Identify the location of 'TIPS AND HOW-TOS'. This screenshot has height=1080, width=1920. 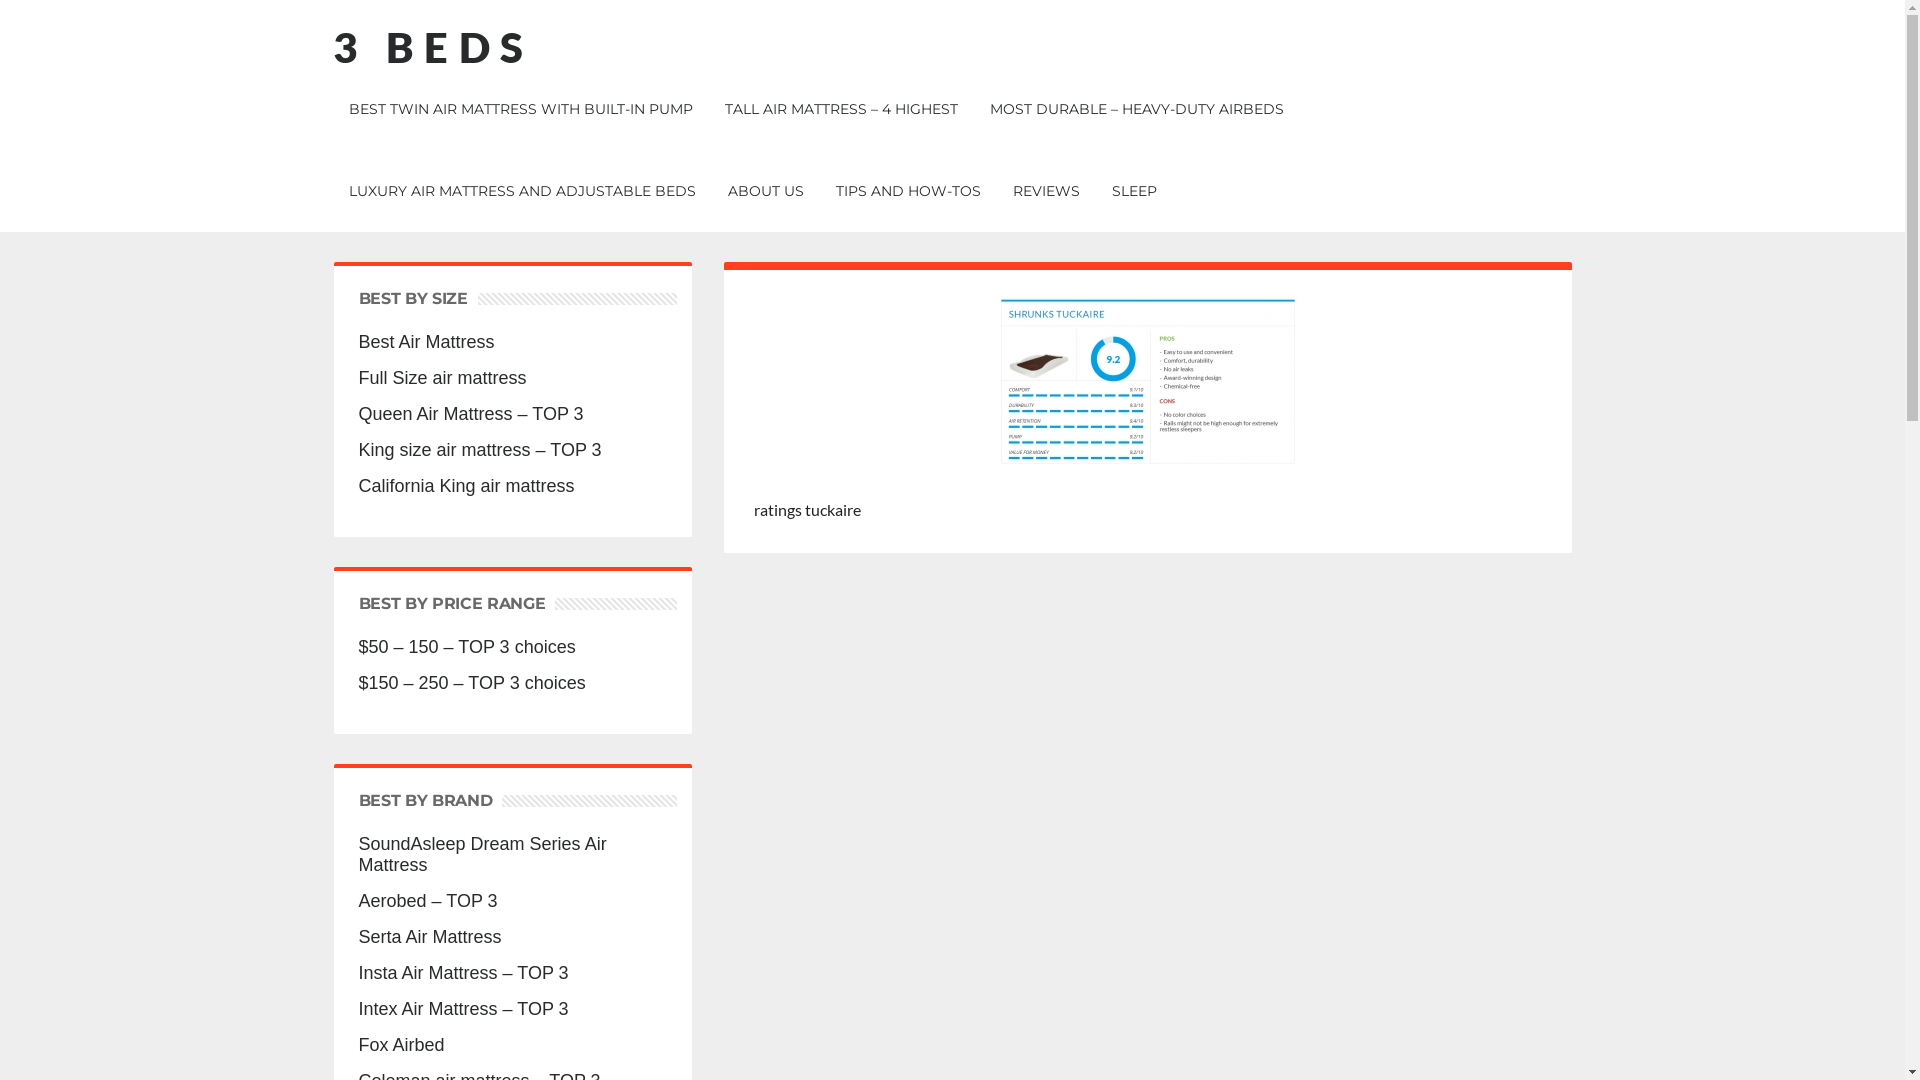
(907, 191).